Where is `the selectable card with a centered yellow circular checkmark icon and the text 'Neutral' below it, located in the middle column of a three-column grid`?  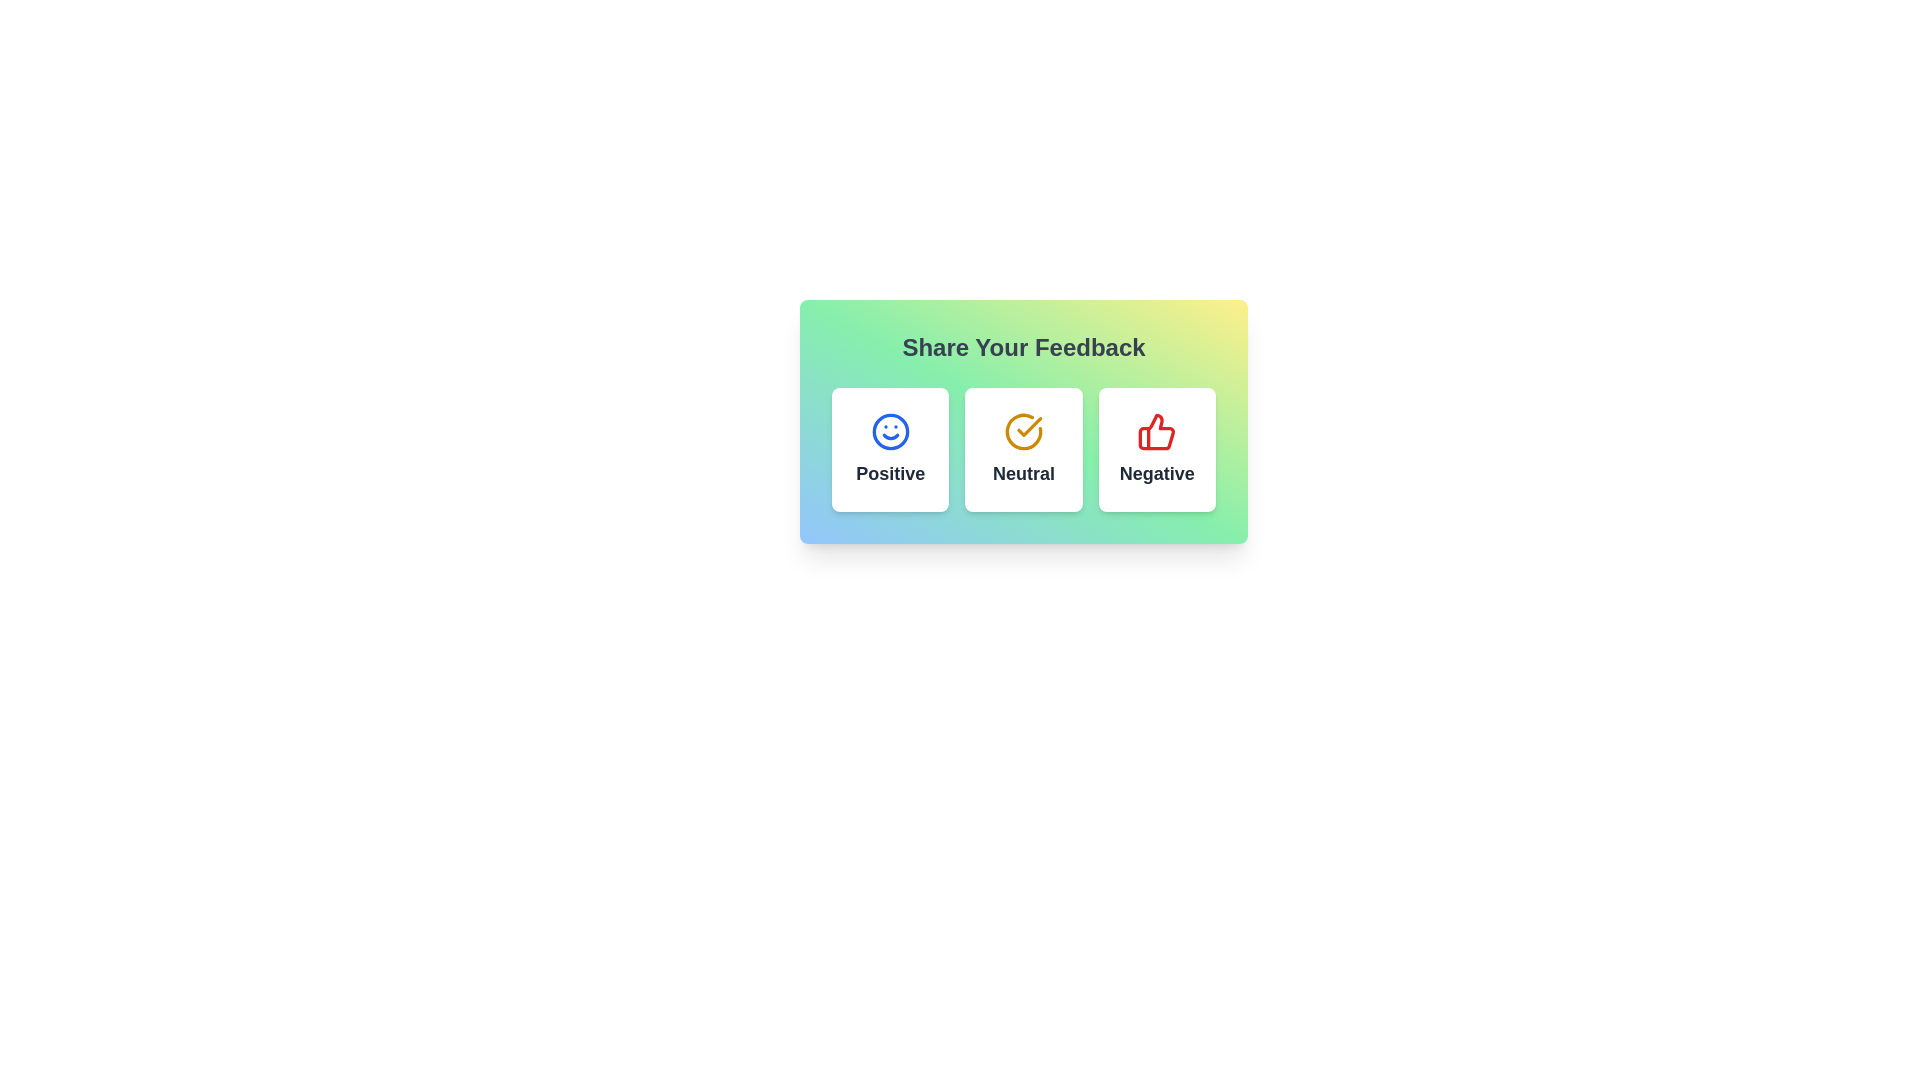
the selectable card with a centered yellow circular checkmark icon and the text 'Neutral' below it, located in the middle column of a three-column grid is located at coordinates (1023, 450).